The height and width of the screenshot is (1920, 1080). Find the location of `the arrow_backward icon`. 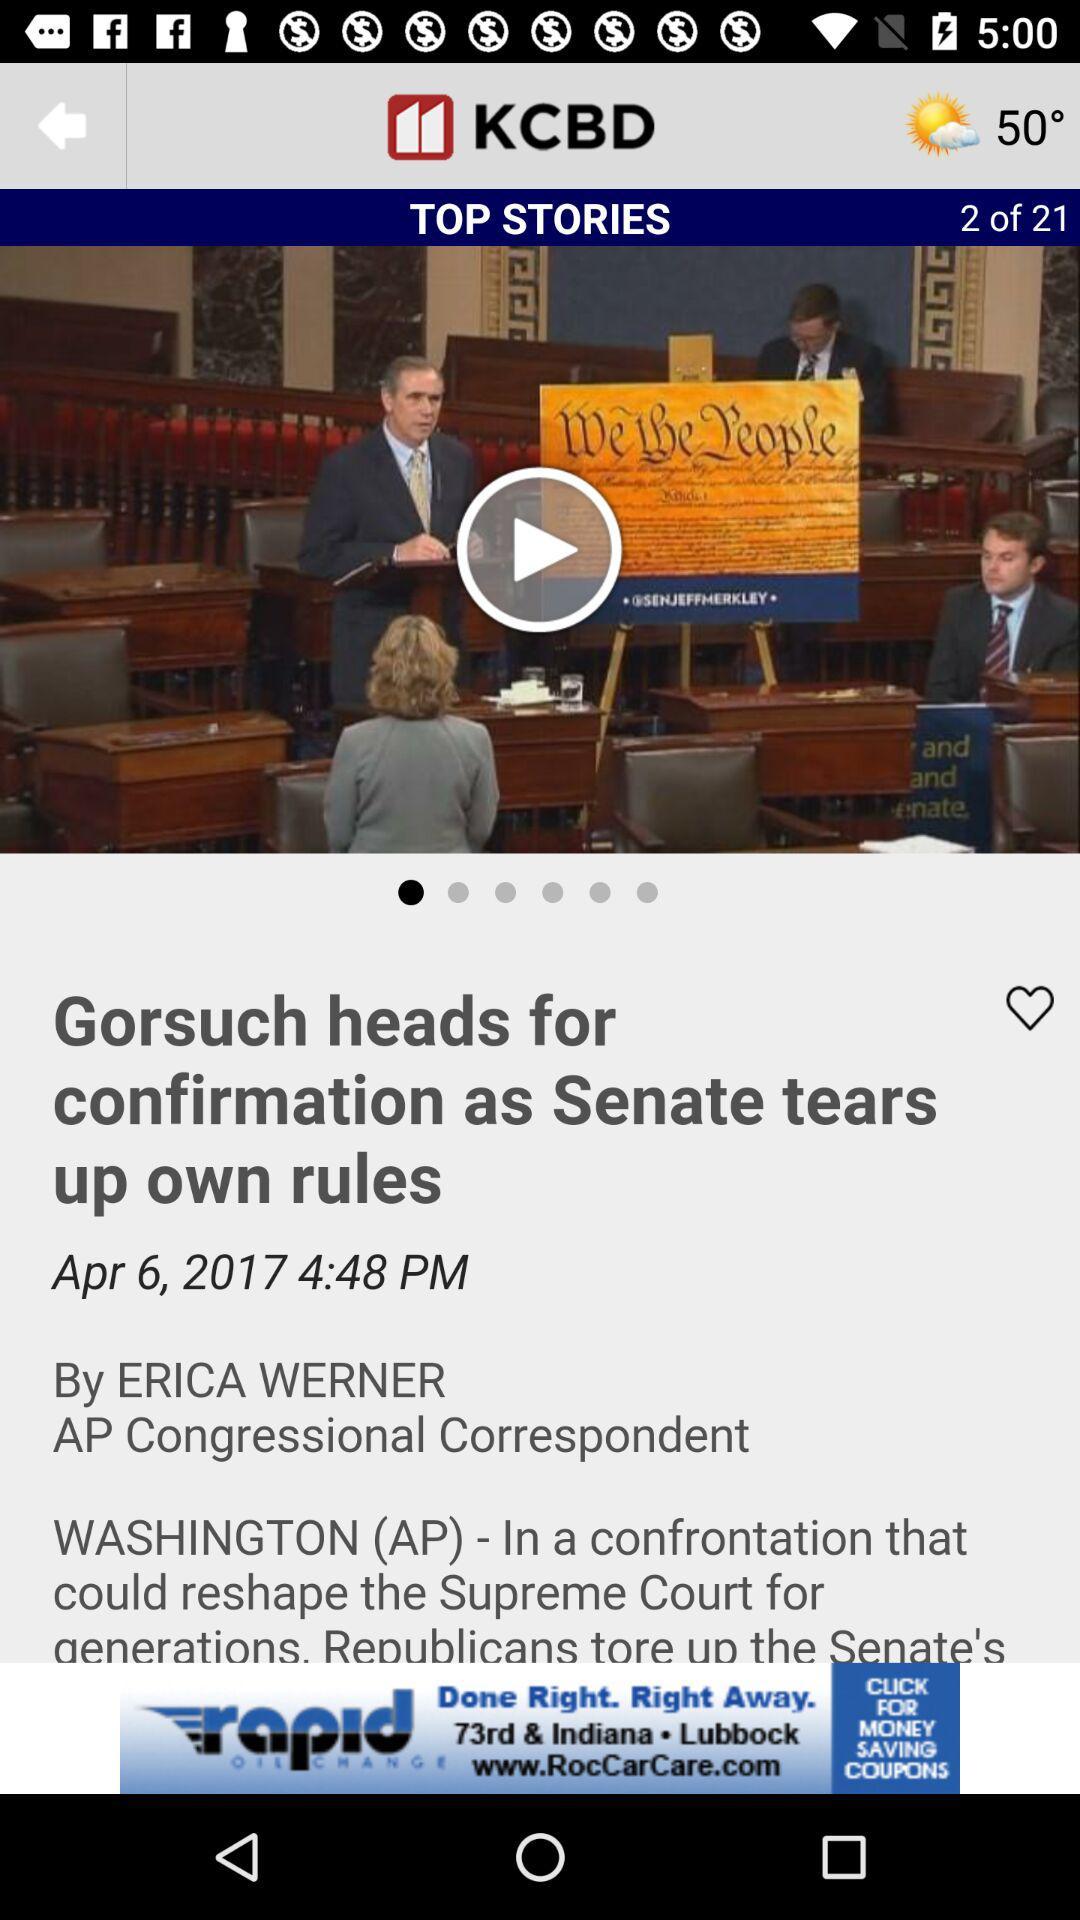

the arrow_backward icon is located at coordinates (61, 124).